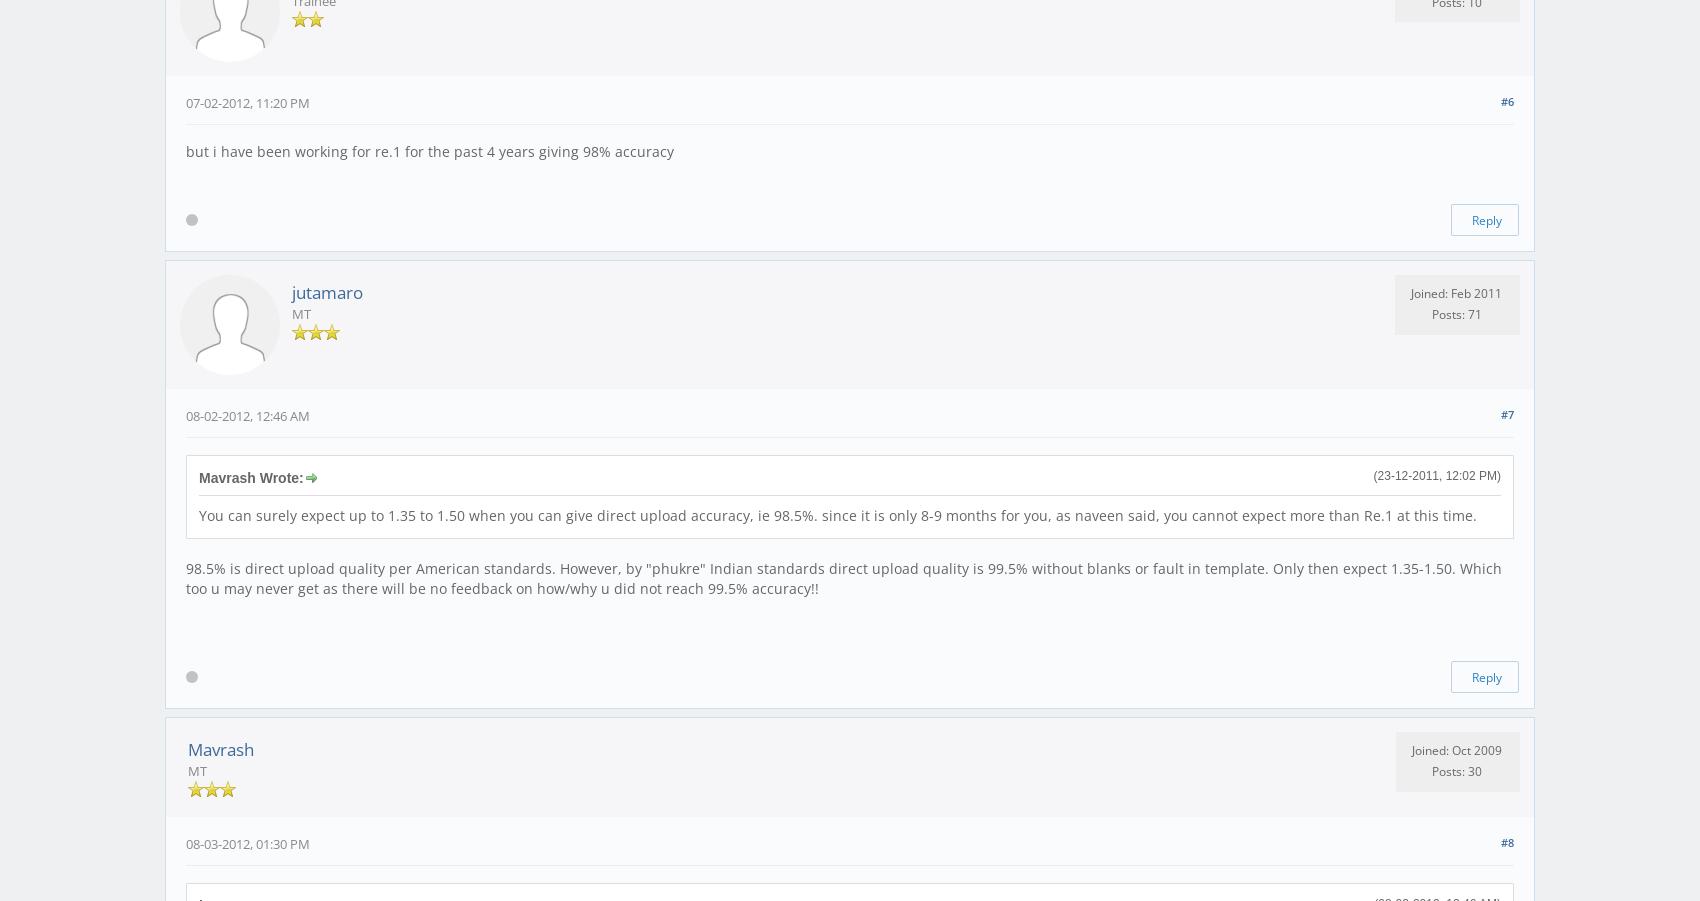 The width and height of the screenshot is (1700, 901). Describe the element at coordinates (187, 747) in the screenshot. I see `'Mavrash'` at that location.